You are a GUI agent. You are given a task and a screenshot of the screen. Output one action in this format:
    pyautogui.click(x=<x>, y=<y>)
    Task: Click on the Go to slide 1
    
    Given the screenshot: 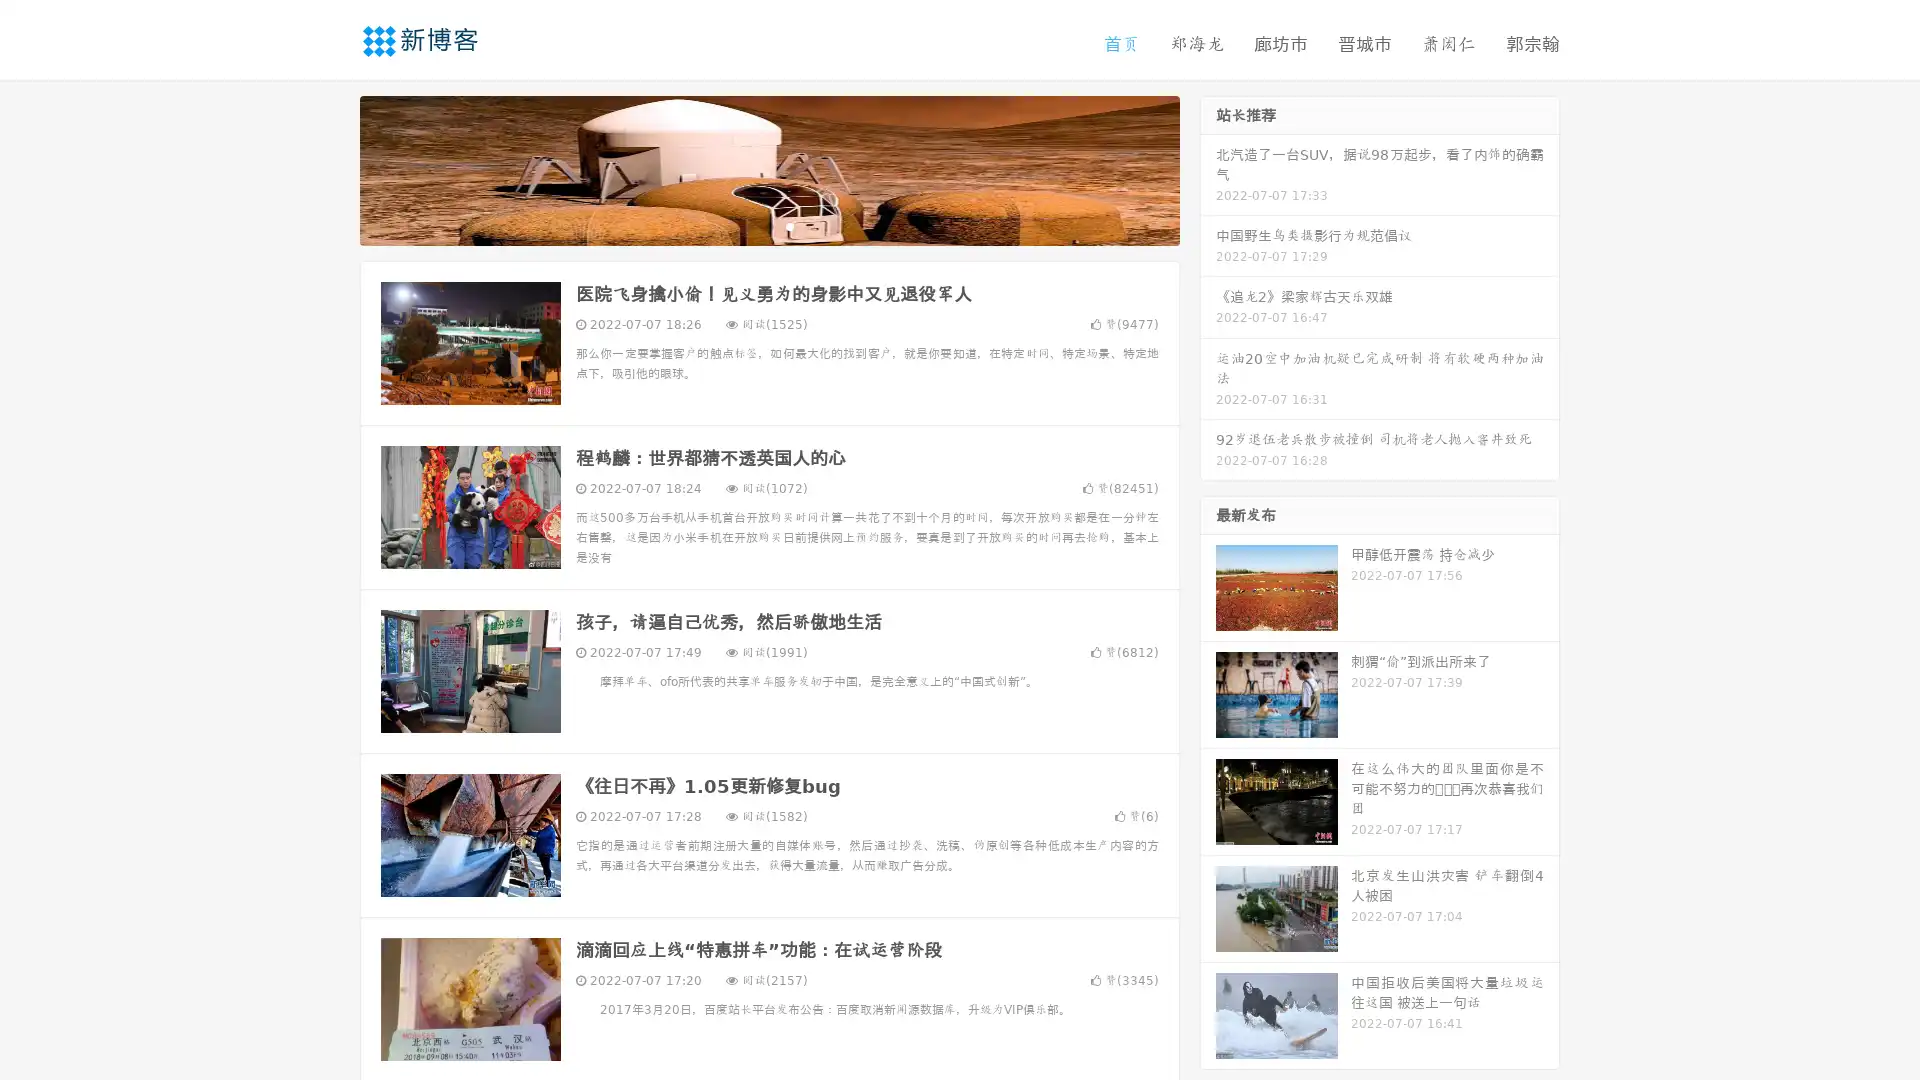 What is the action you would take?
    pyautogui.click(x=748, y=225)
    